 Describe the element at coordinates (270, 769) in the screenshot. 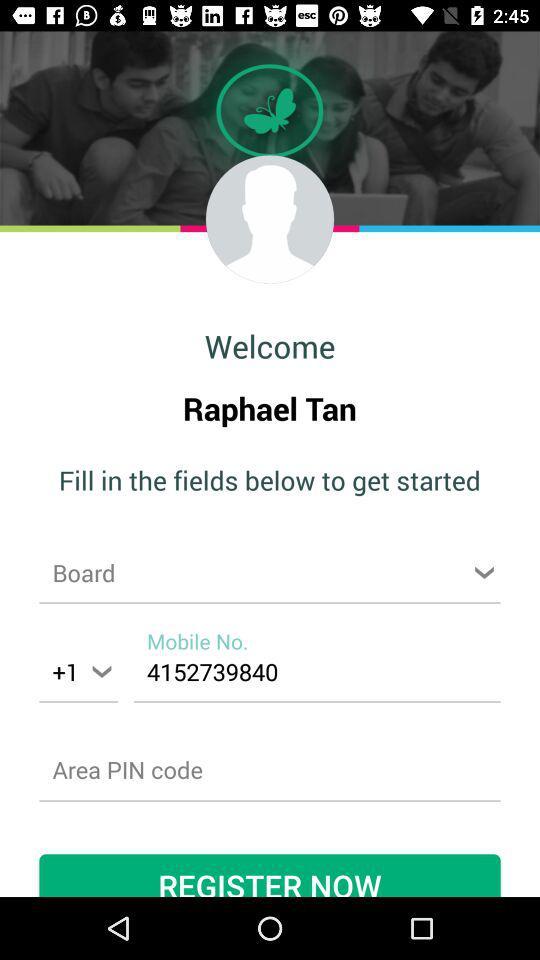

I see `button page` at that location.